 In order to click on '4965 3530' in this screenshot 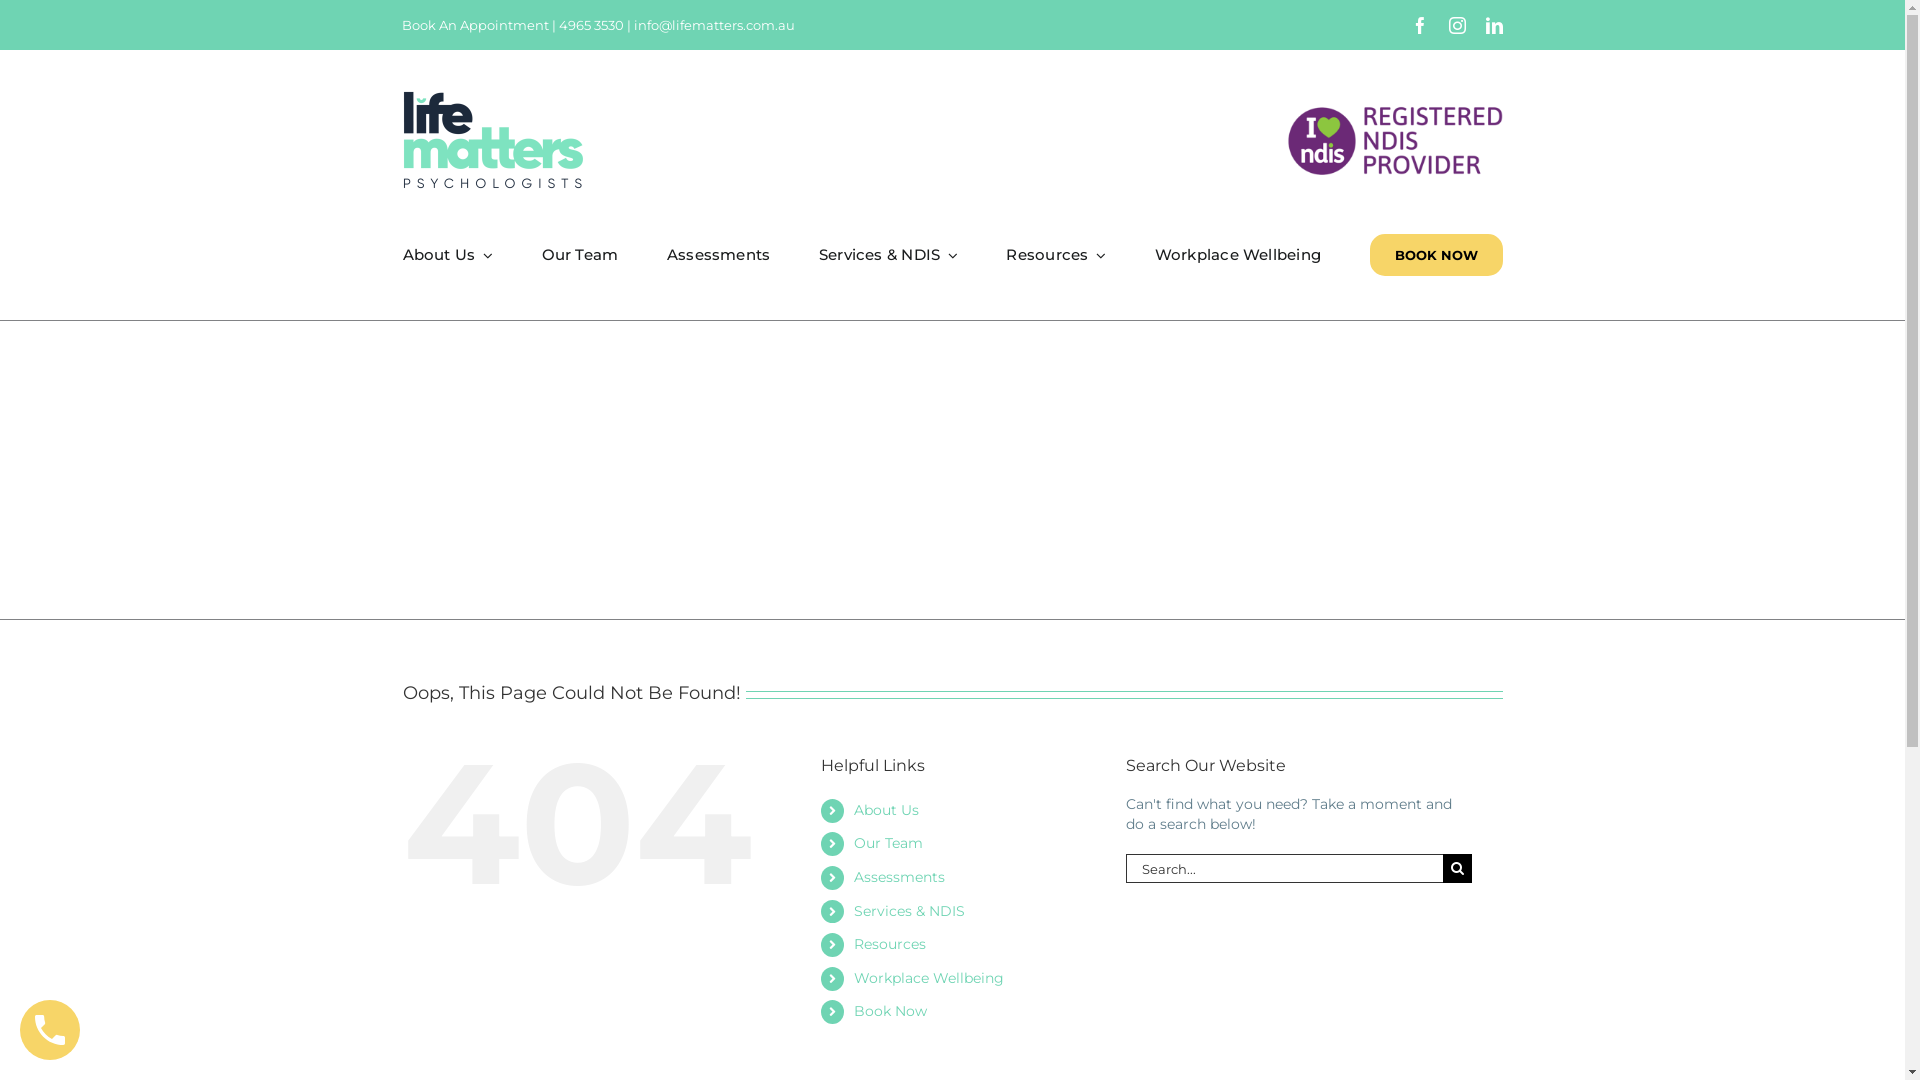, I will do `click(558, 24)`.